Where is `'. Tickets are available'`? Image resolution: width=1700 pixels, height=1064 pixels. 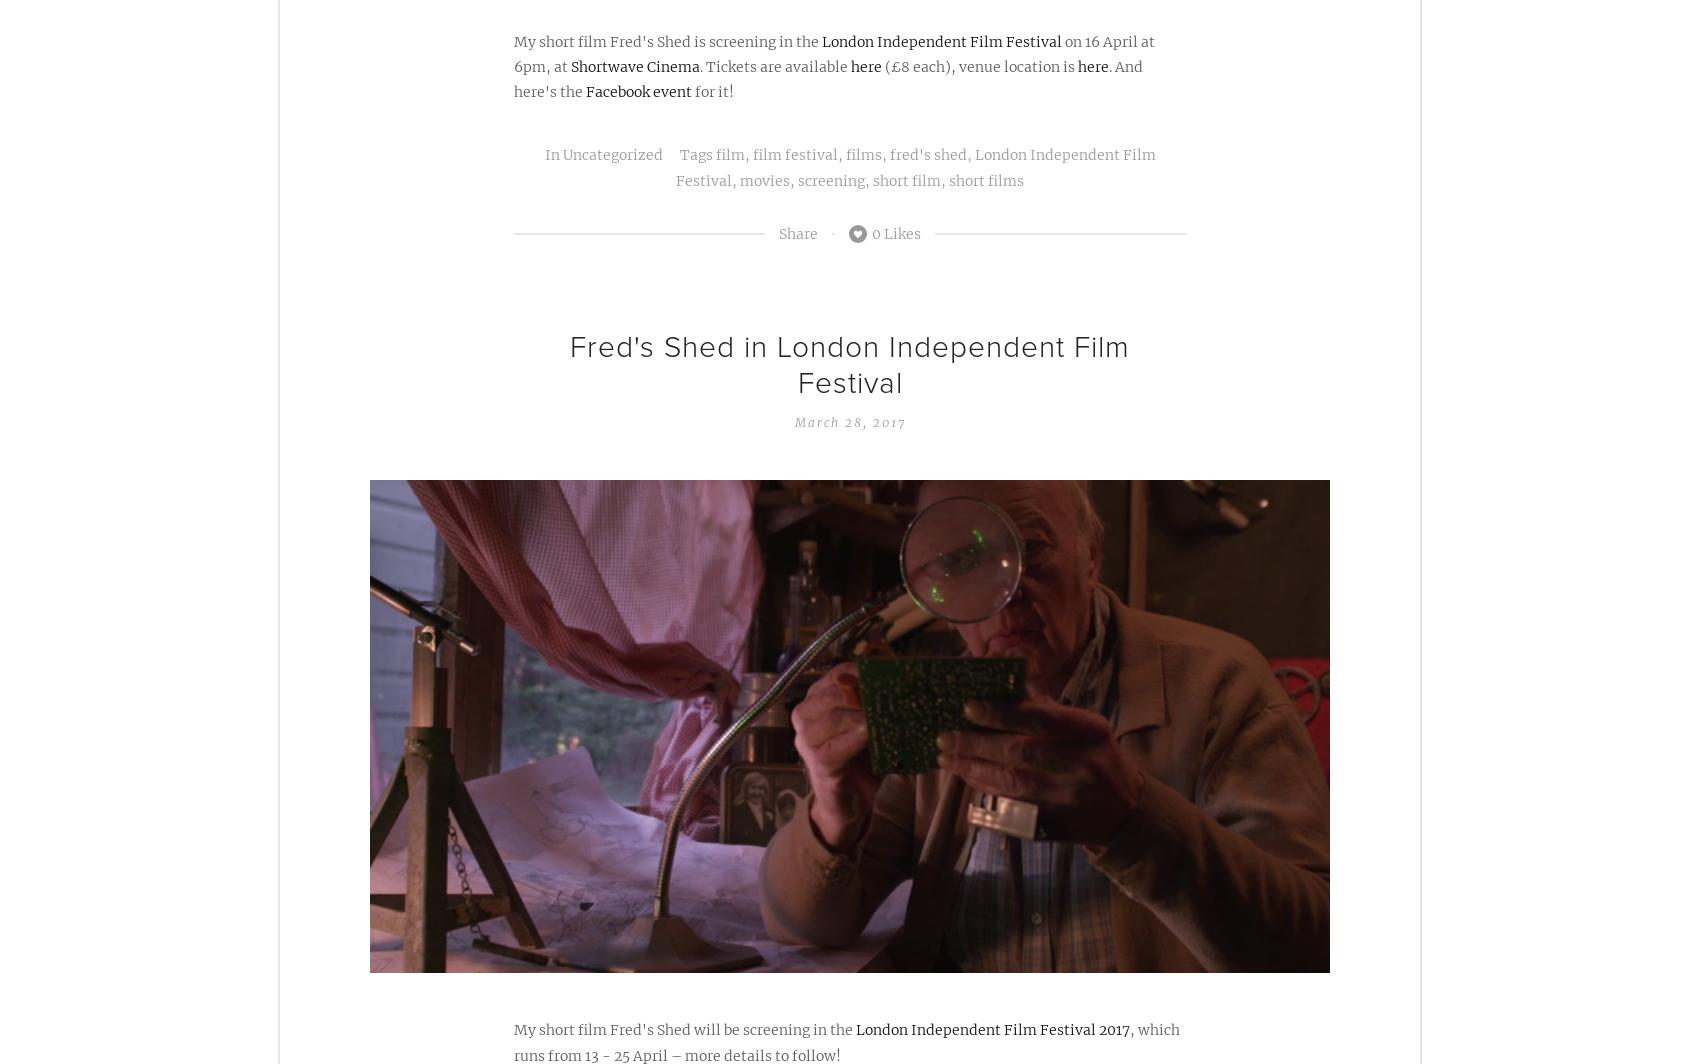
'. Tickets are available' is located at coordinates (774, 67).